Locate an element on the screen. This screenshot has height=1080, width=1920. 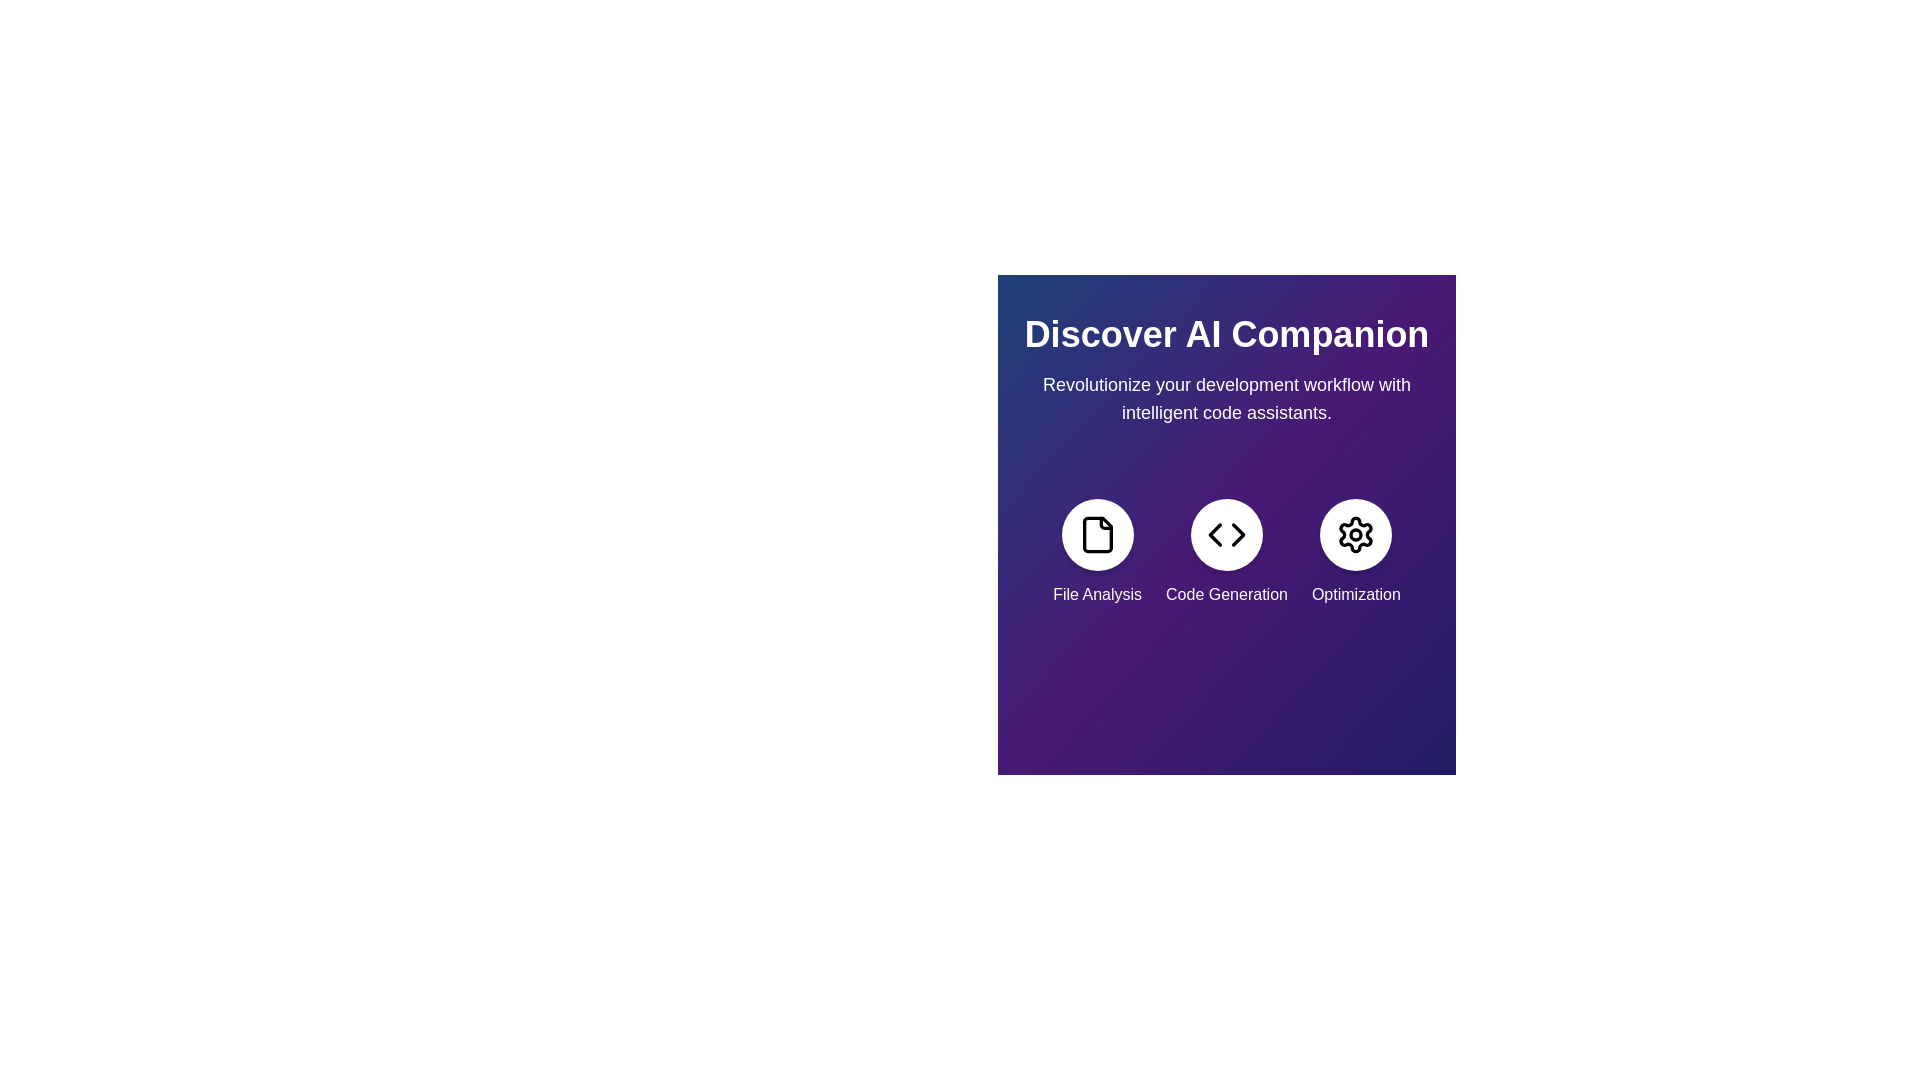
the text label that displays 'File Analysis' in white font on a purple background, located at the bottom of a vertical group under the file icon is located at coordinates (1096, 593).